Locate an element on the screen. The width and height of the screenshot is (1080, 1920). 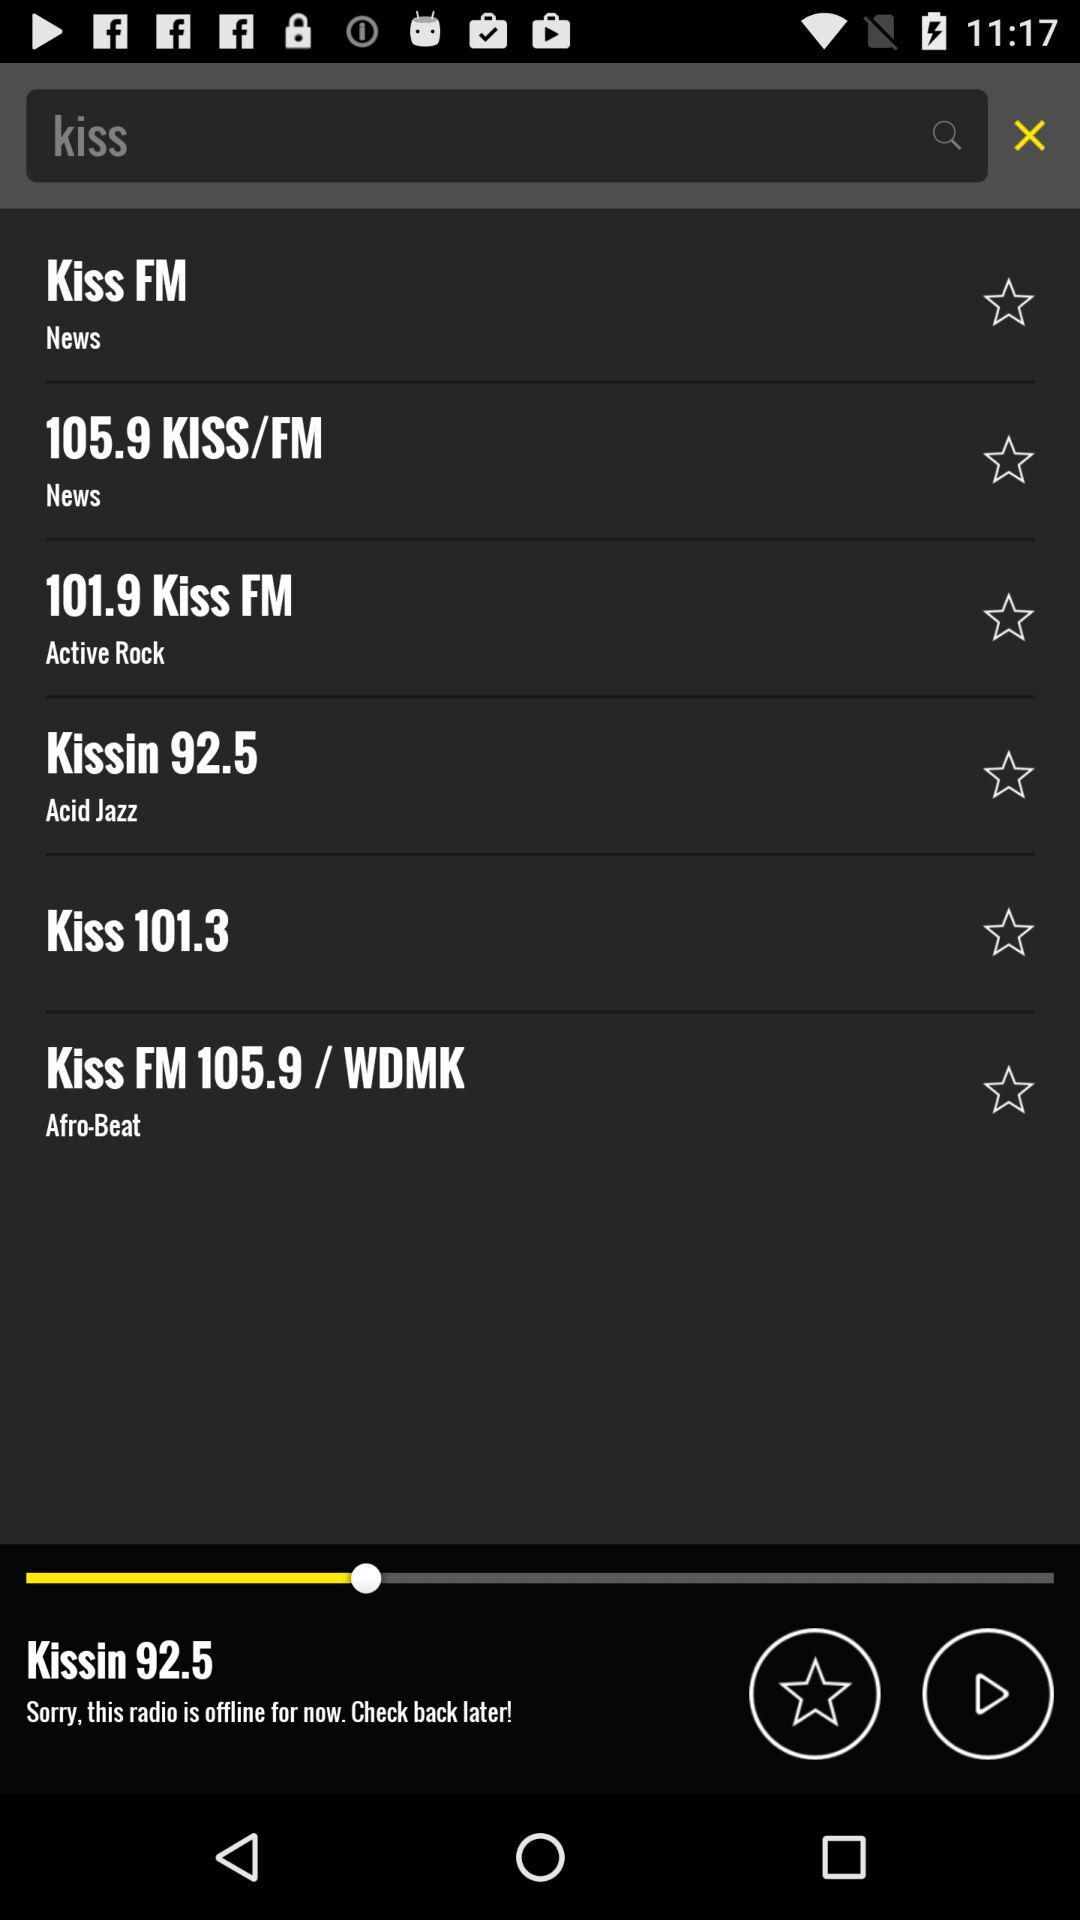
the play icon is located at coordinates (987, 1812).